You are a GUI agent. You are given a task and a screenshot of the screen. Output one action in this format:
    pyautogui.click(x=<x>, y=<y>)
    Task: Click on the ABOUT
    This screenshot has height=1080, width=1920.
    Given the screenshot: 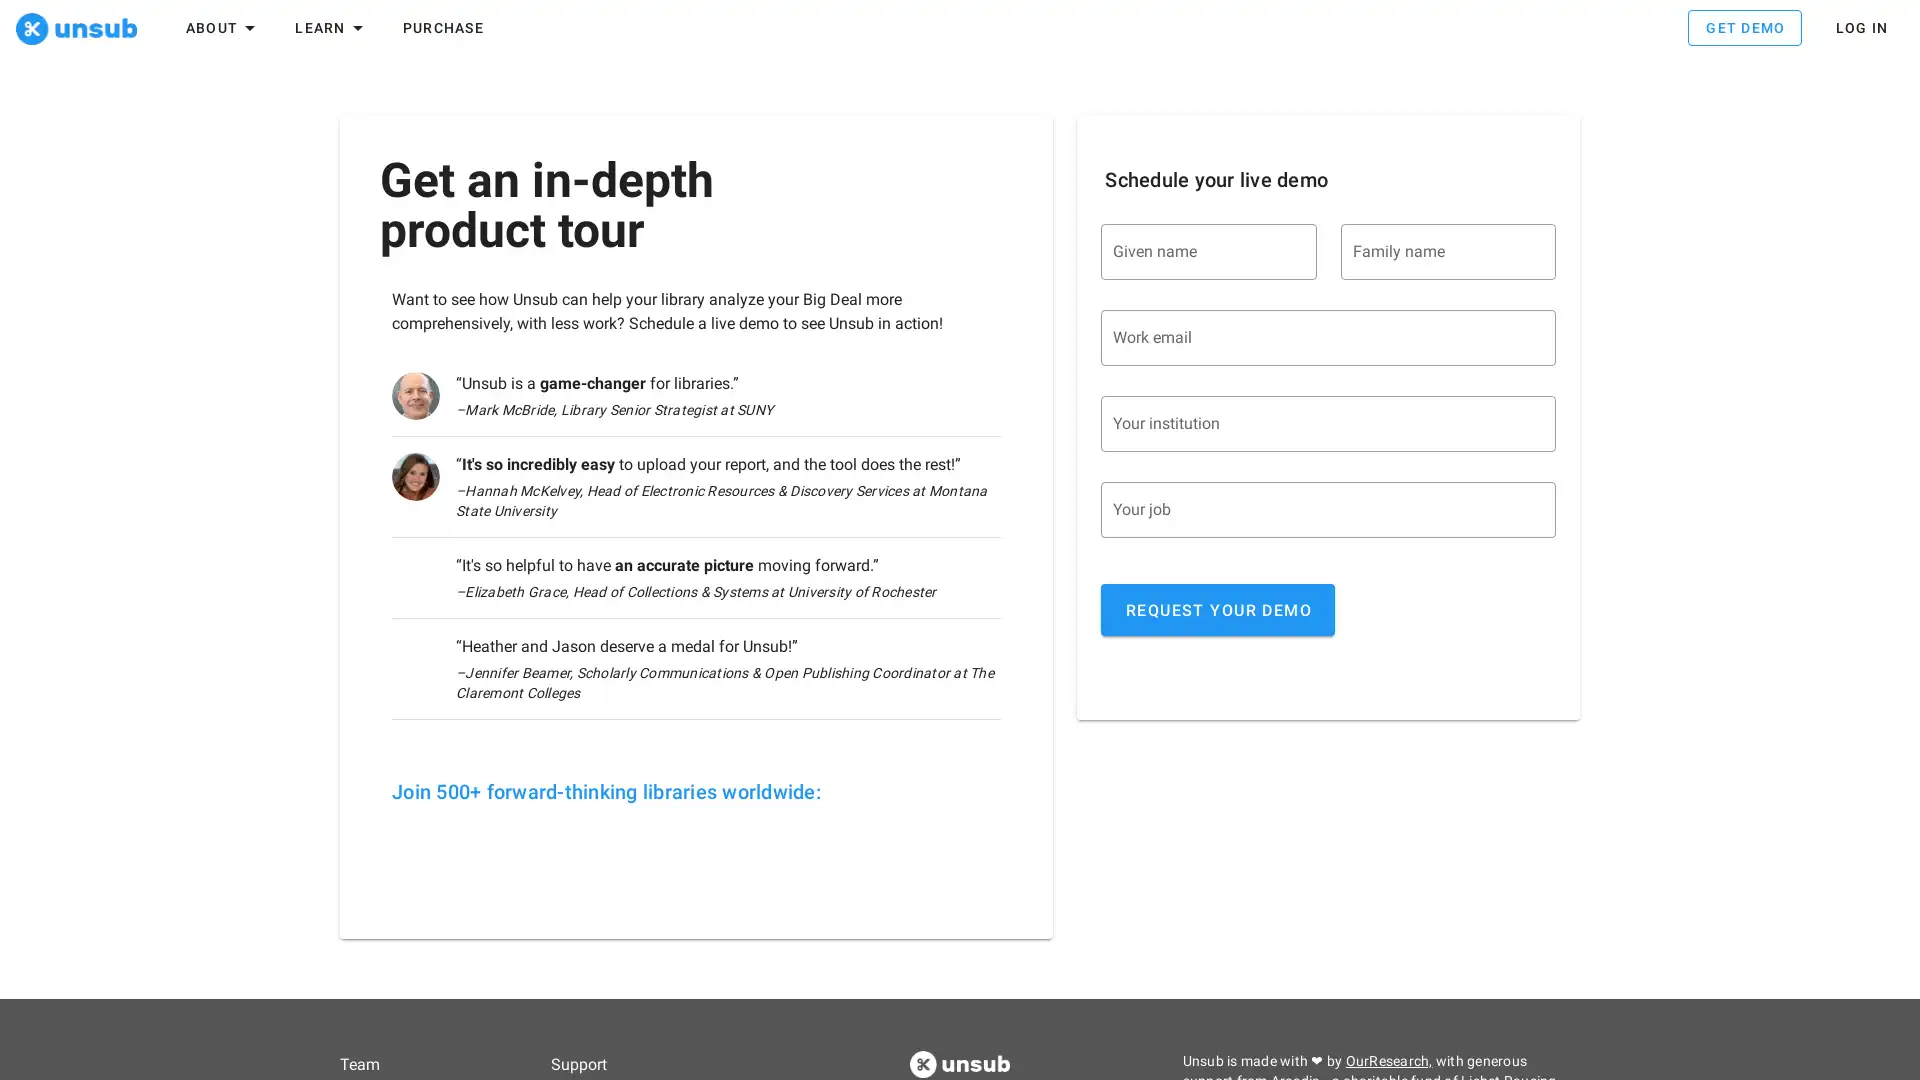 What is the action you would take?
    pyautogui.click(x=222, y=31)
    